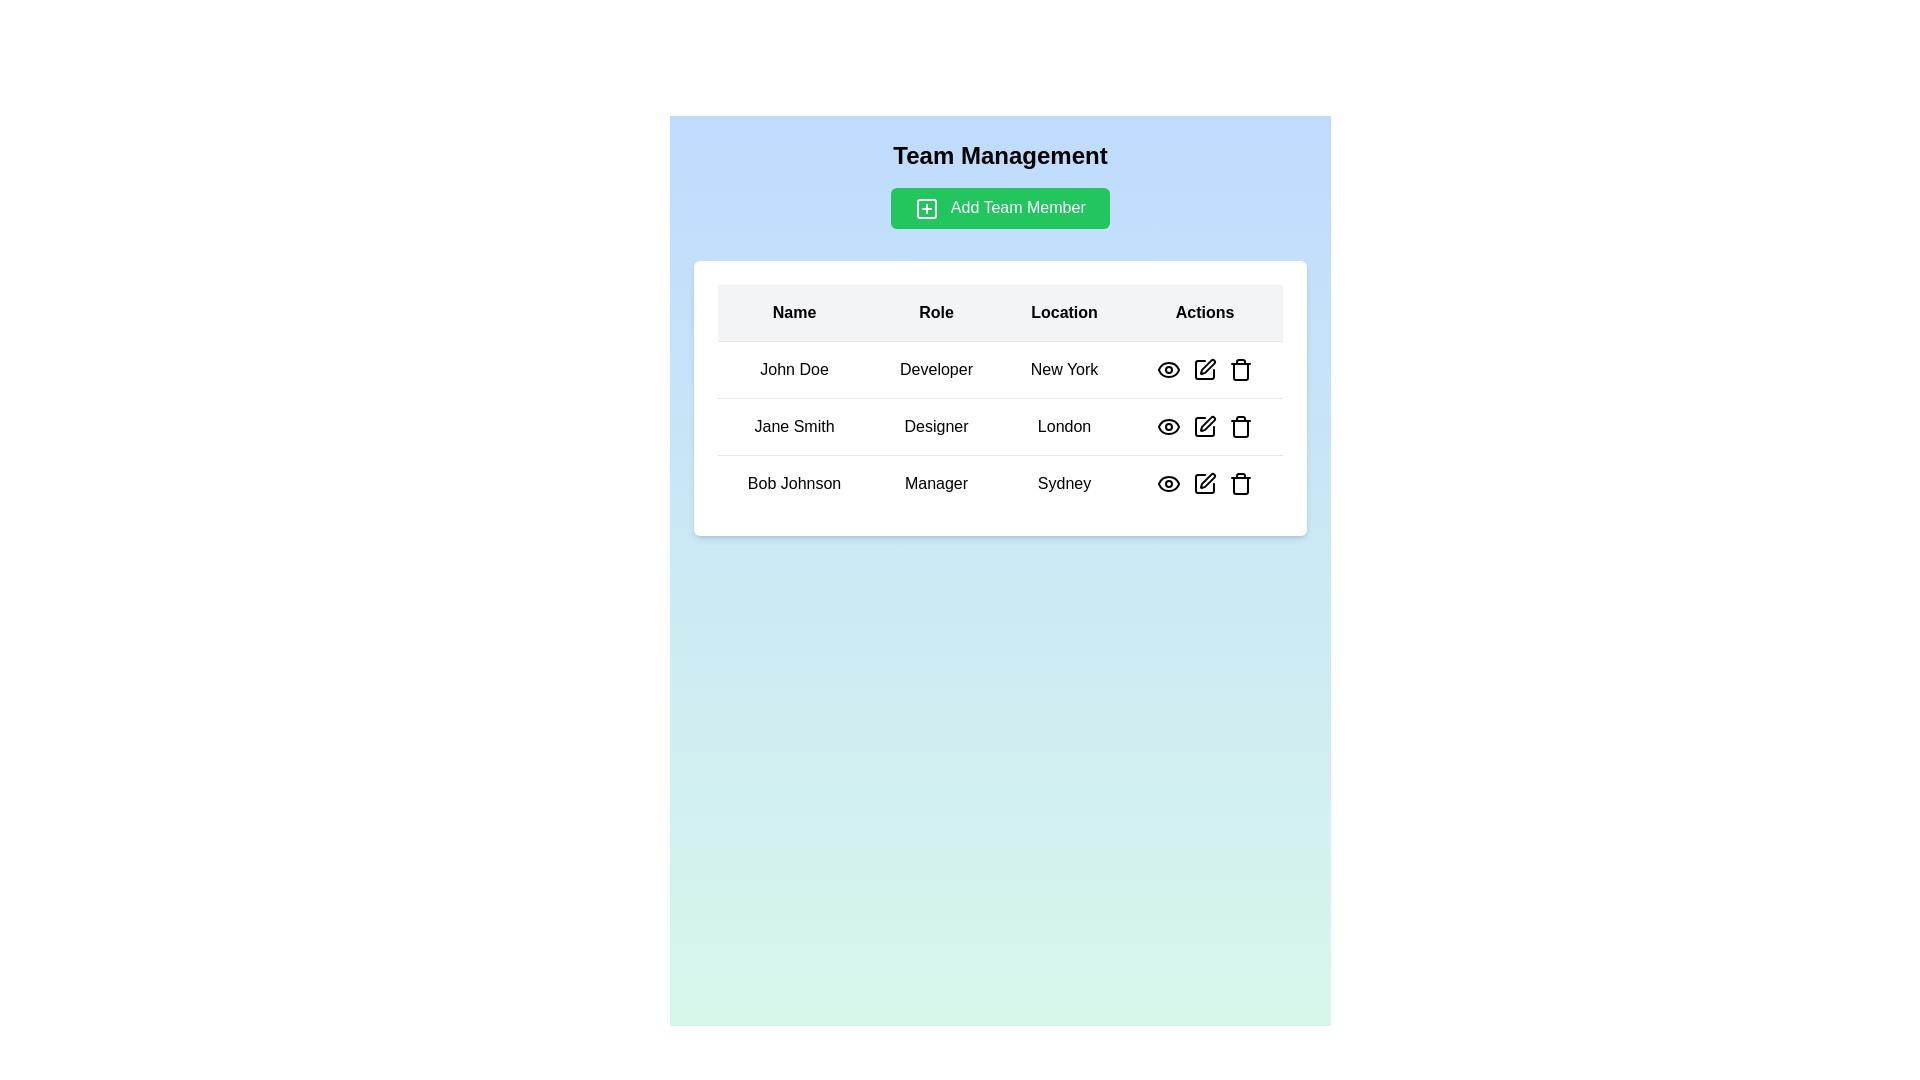 This screenshot has width=1920, height=1080. I want to click on the text label that provides the name of an individual in the team management table, located in the second row under the 'Name' column, so click(793, 425).